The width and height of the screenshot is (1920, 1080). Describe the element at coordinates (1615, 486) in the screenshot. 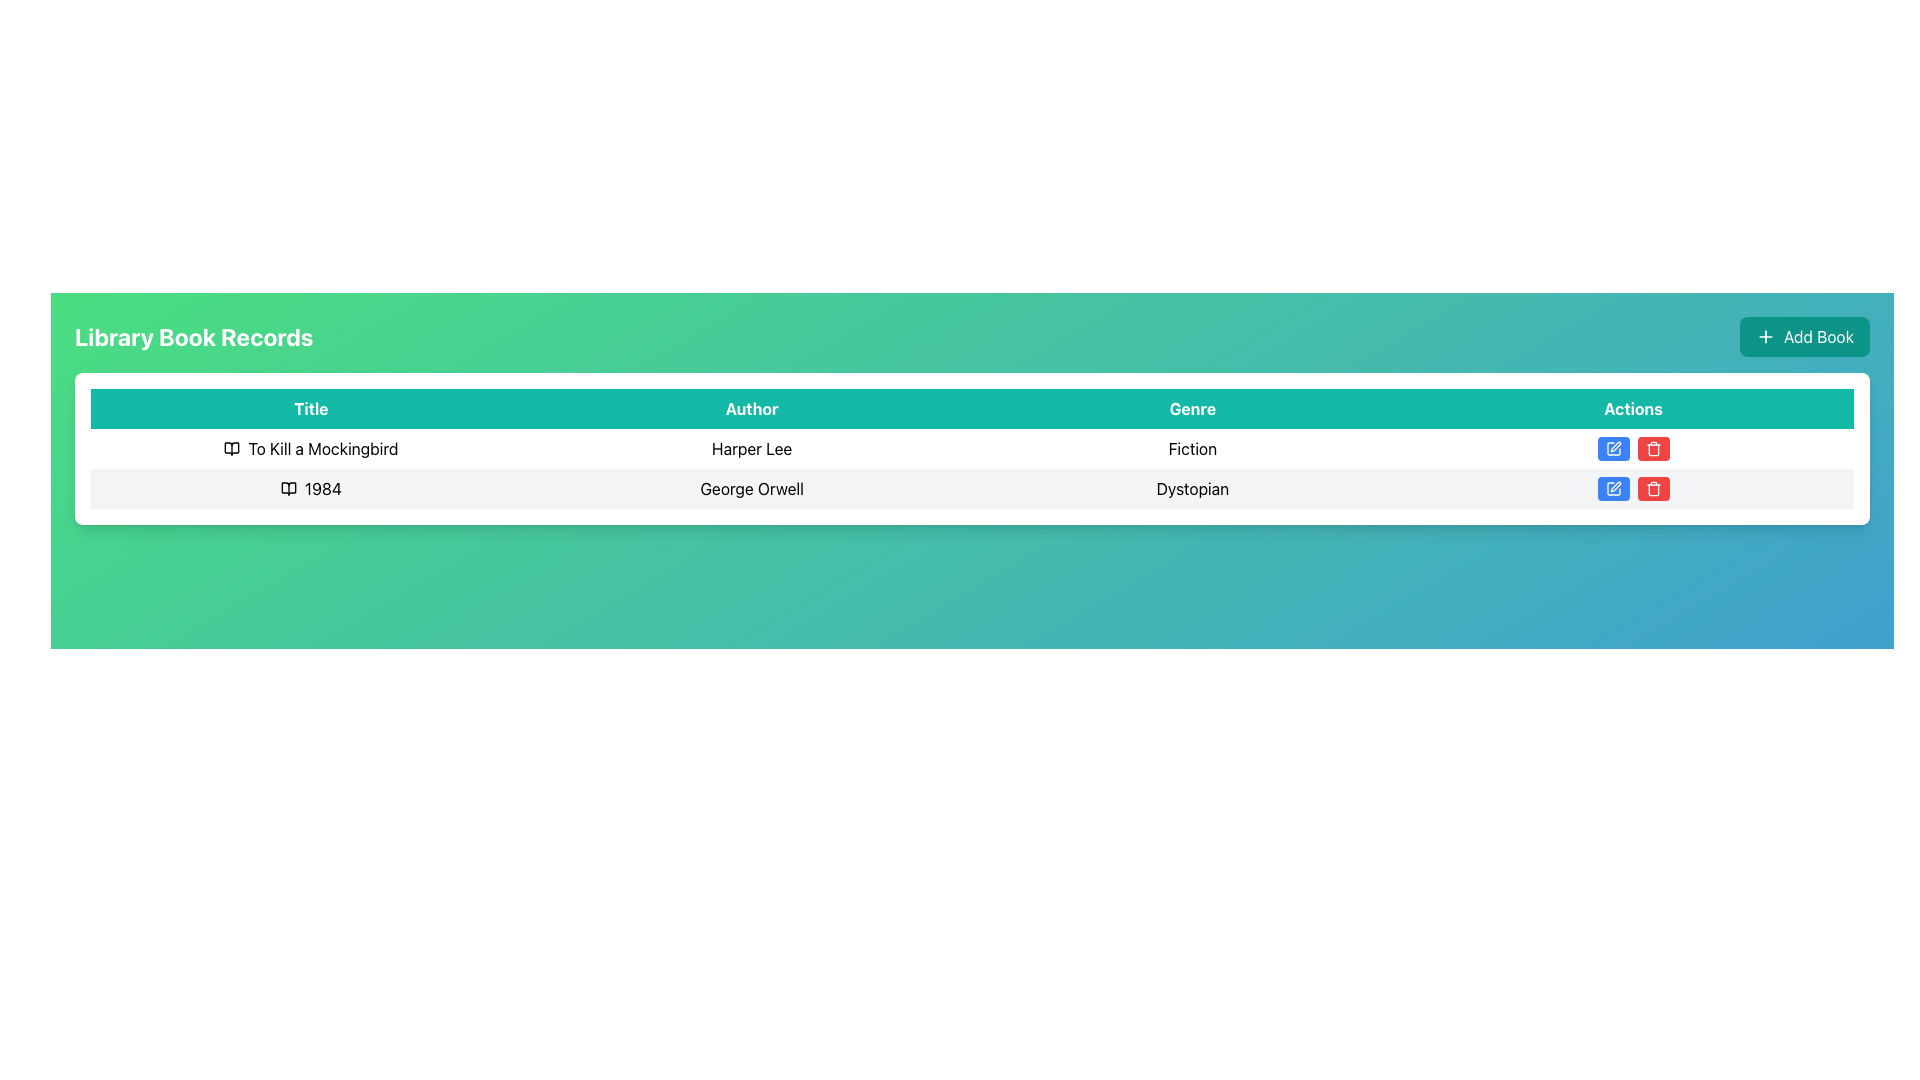

I see `the editing tool icon located in the 'Actions' column of the second row in the table` at that location.